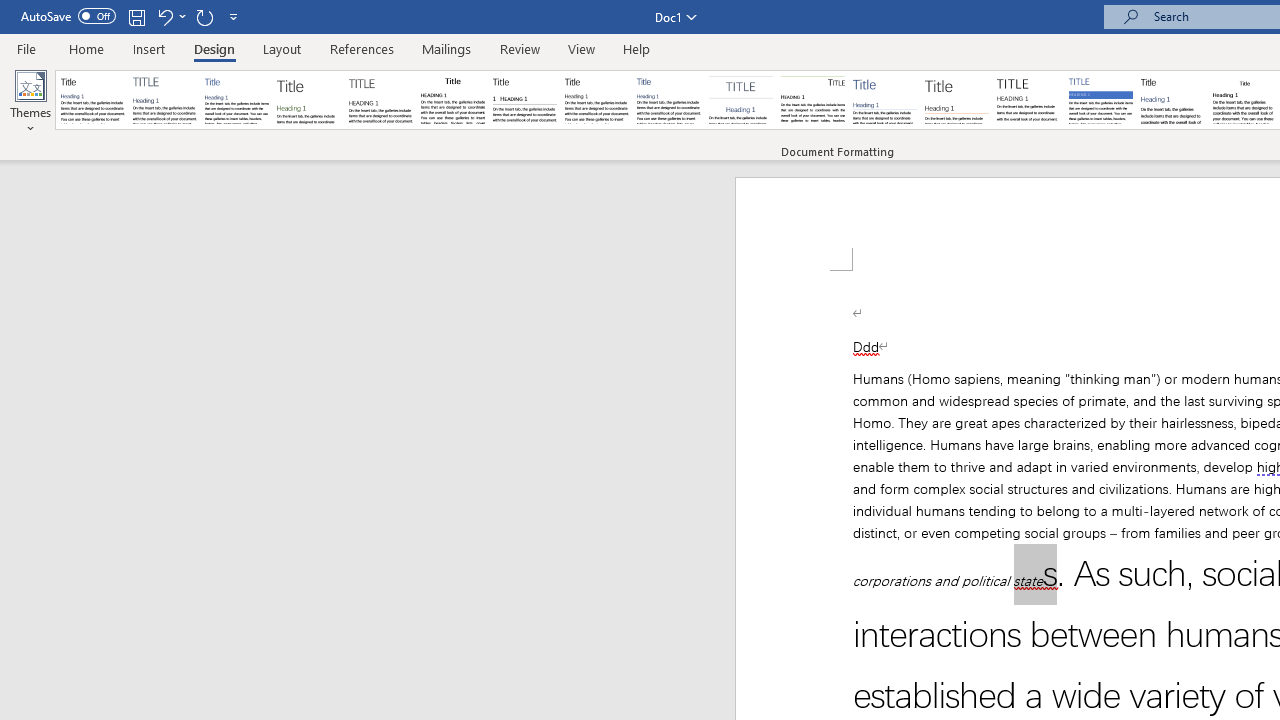 The image size is (1280, 720). I want to click on 'Basic (Elegant)', so click(165, 100).